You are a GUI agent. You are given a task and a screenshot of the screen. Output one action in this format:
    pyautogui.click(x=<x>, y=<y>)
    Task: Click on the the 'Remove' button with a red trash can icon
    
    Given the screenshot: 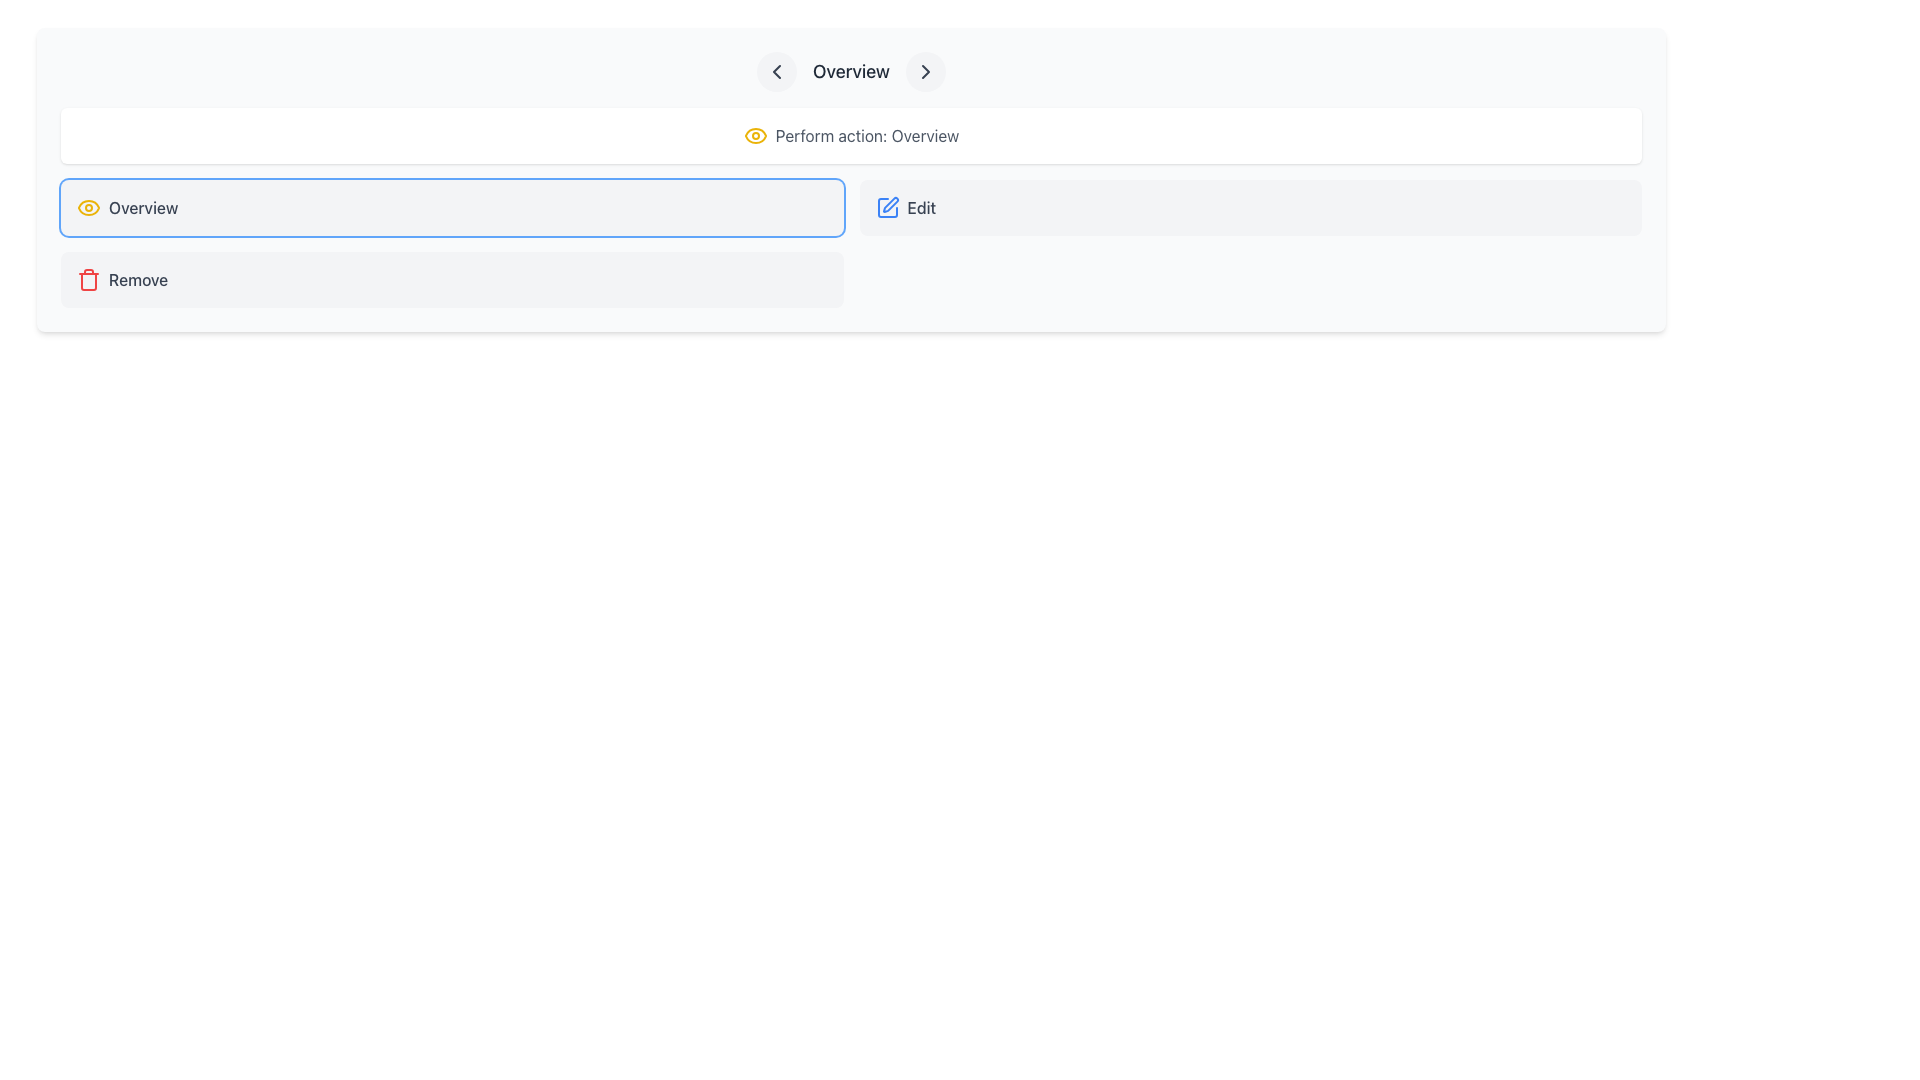 What is the action you would take?
    pyautogui.click(x=451, y=280)
    